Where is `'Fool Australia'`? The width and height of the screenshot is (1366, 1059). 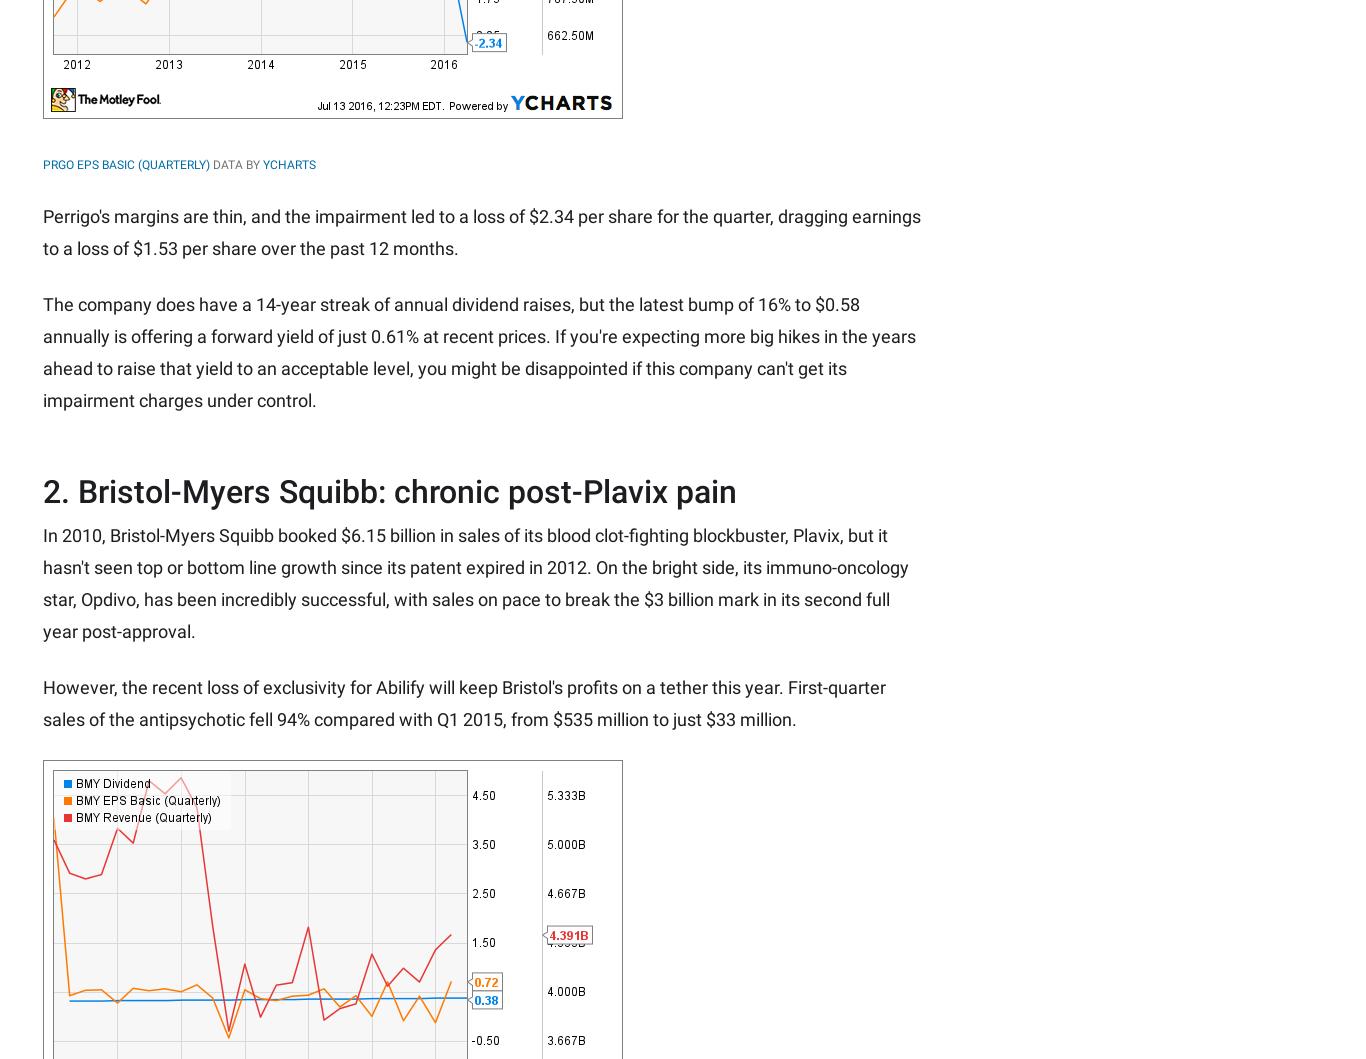
'Fool Australia' is located at coordinates (770, 83).